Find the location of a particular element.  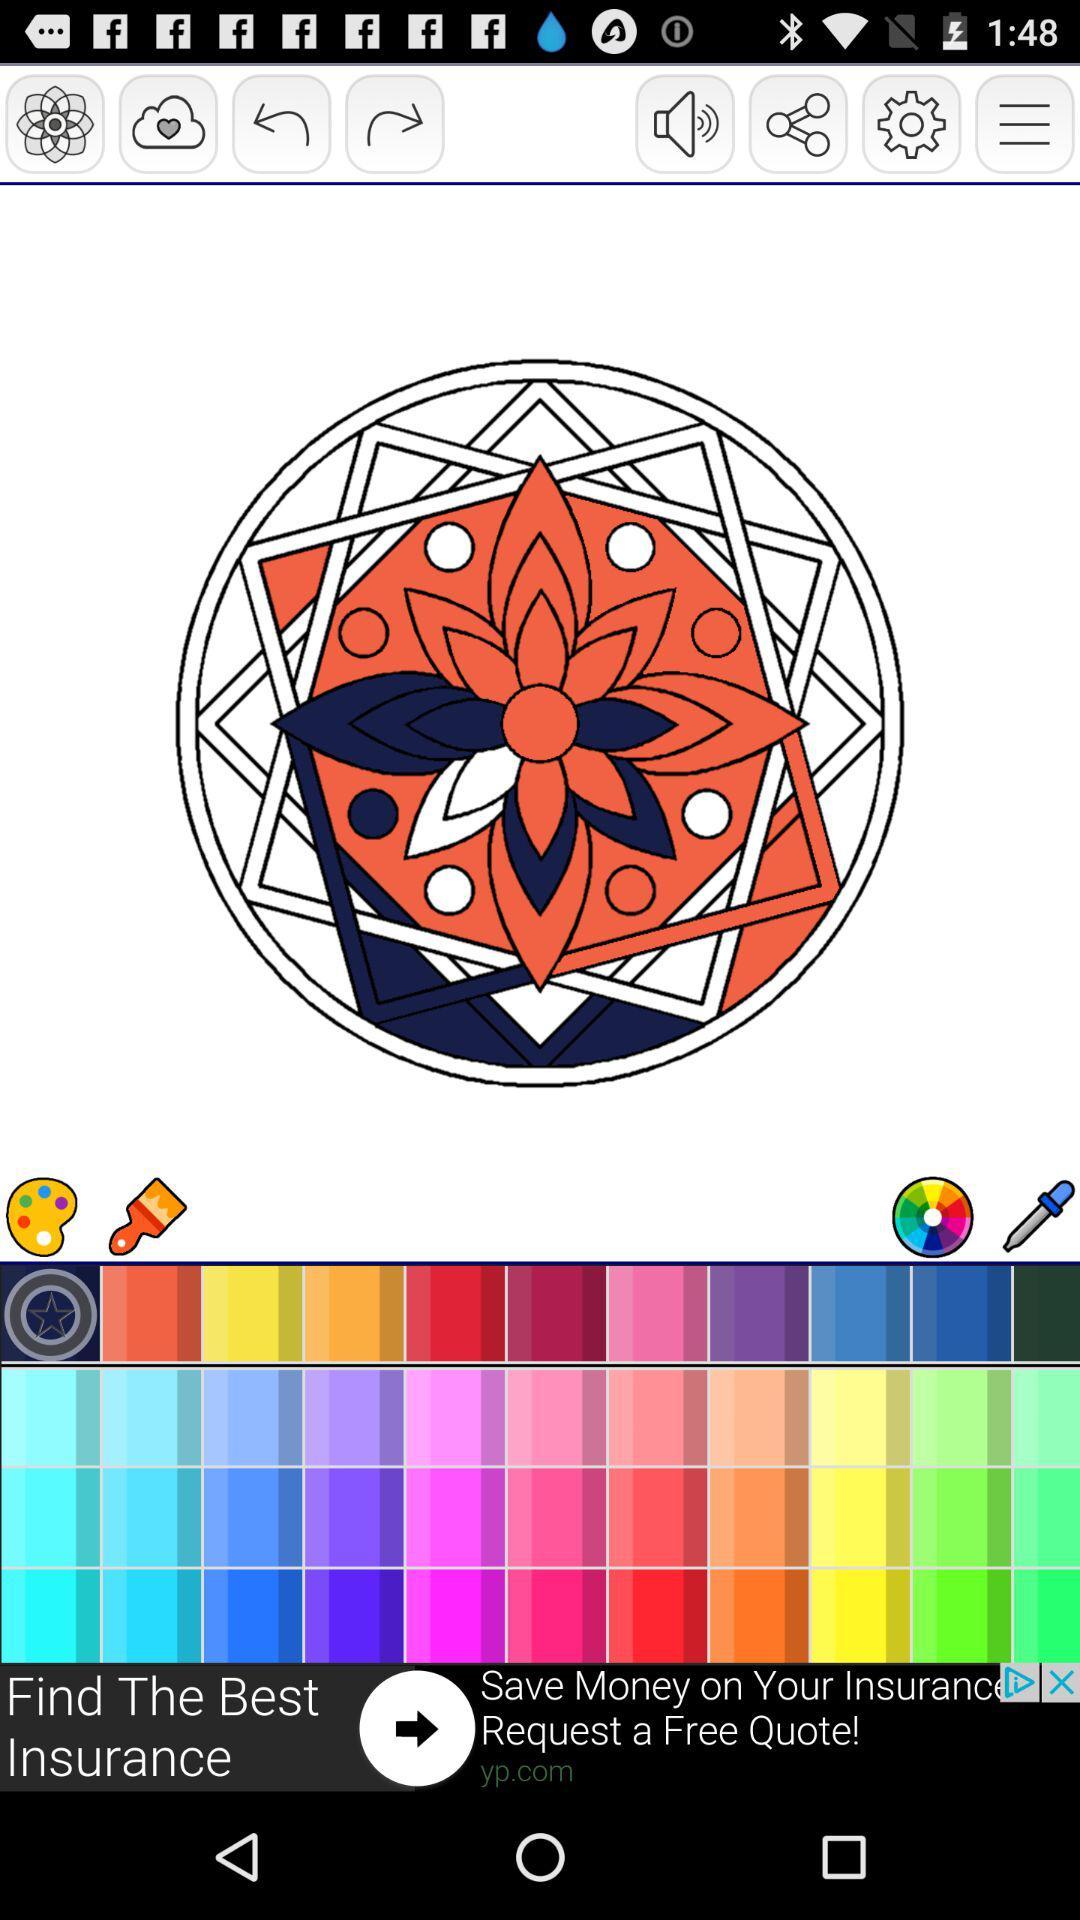

sound is located at coordinates (933, 1216).